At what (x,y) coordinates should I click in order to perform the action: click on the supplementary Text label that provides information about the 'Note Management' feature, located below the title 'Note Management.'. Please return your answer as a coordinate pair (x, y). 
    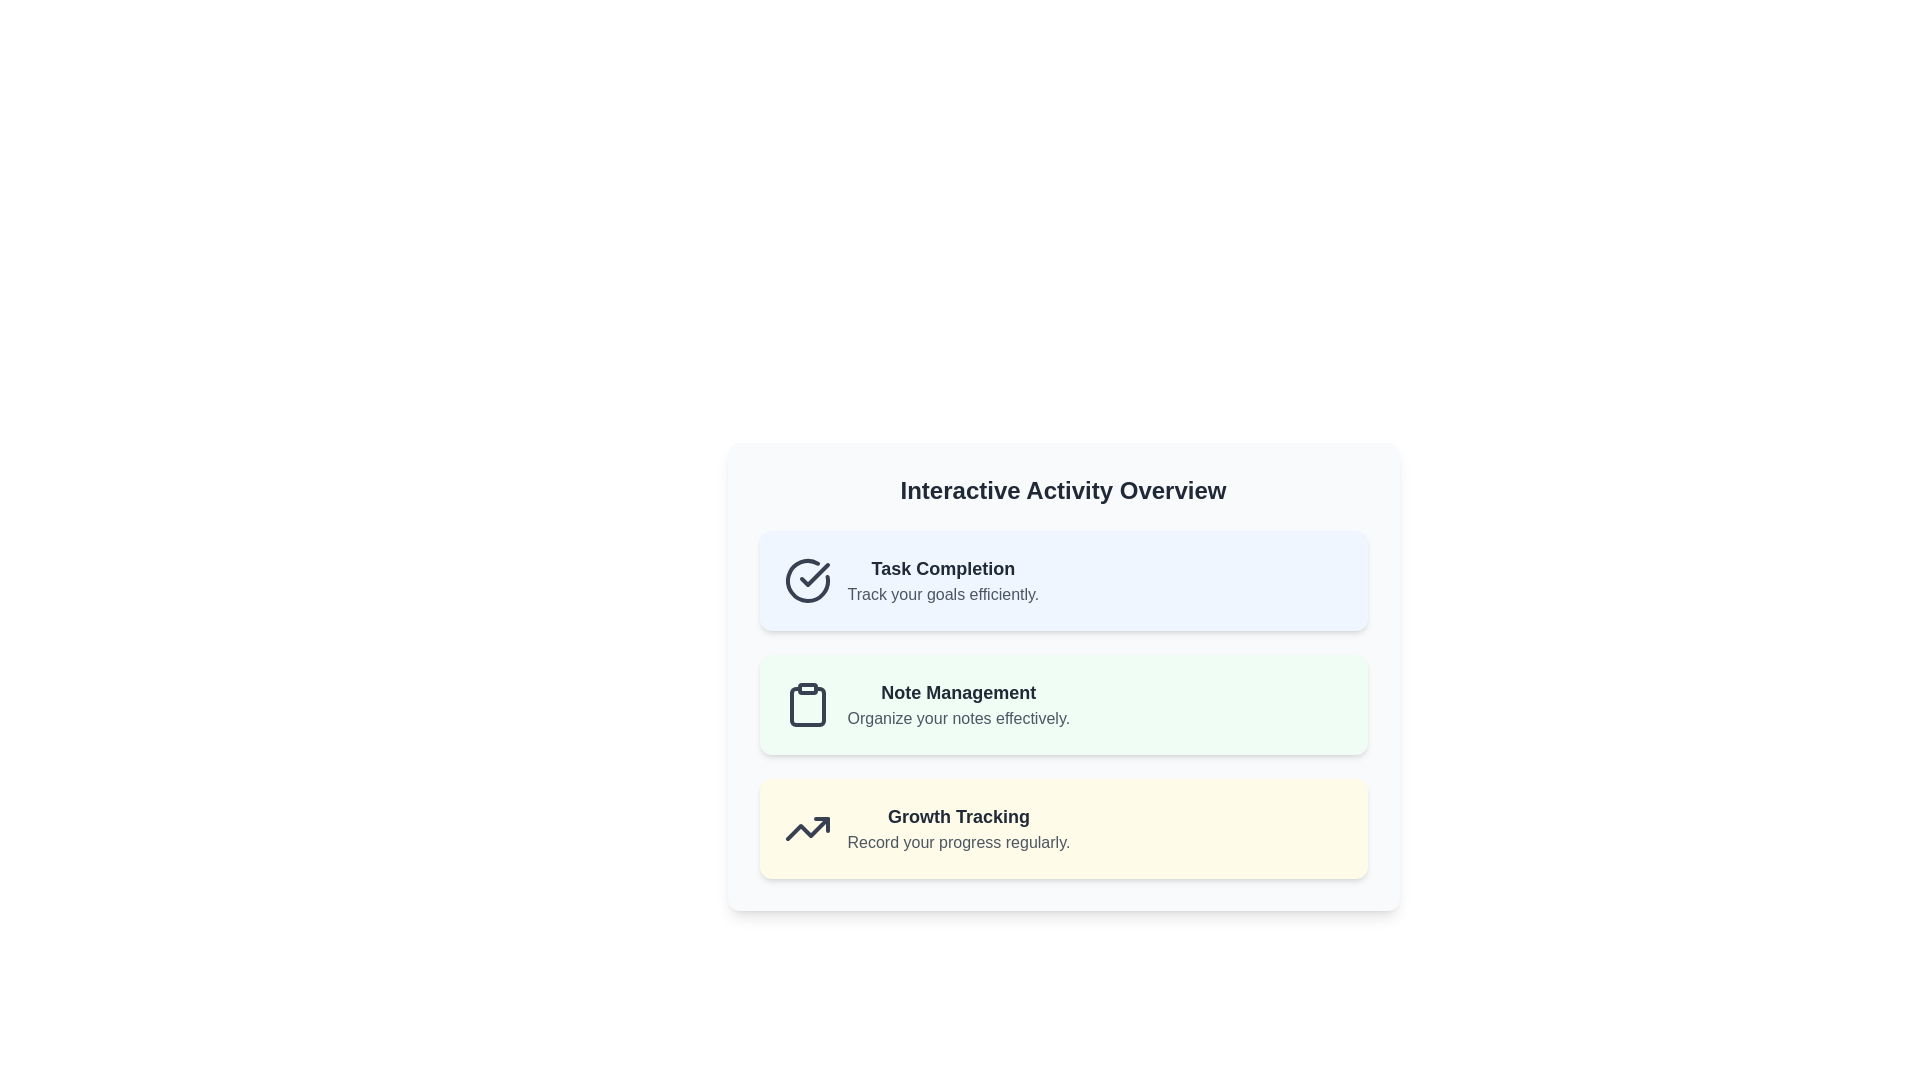
    Looking at the image, I should click on (957, 717).